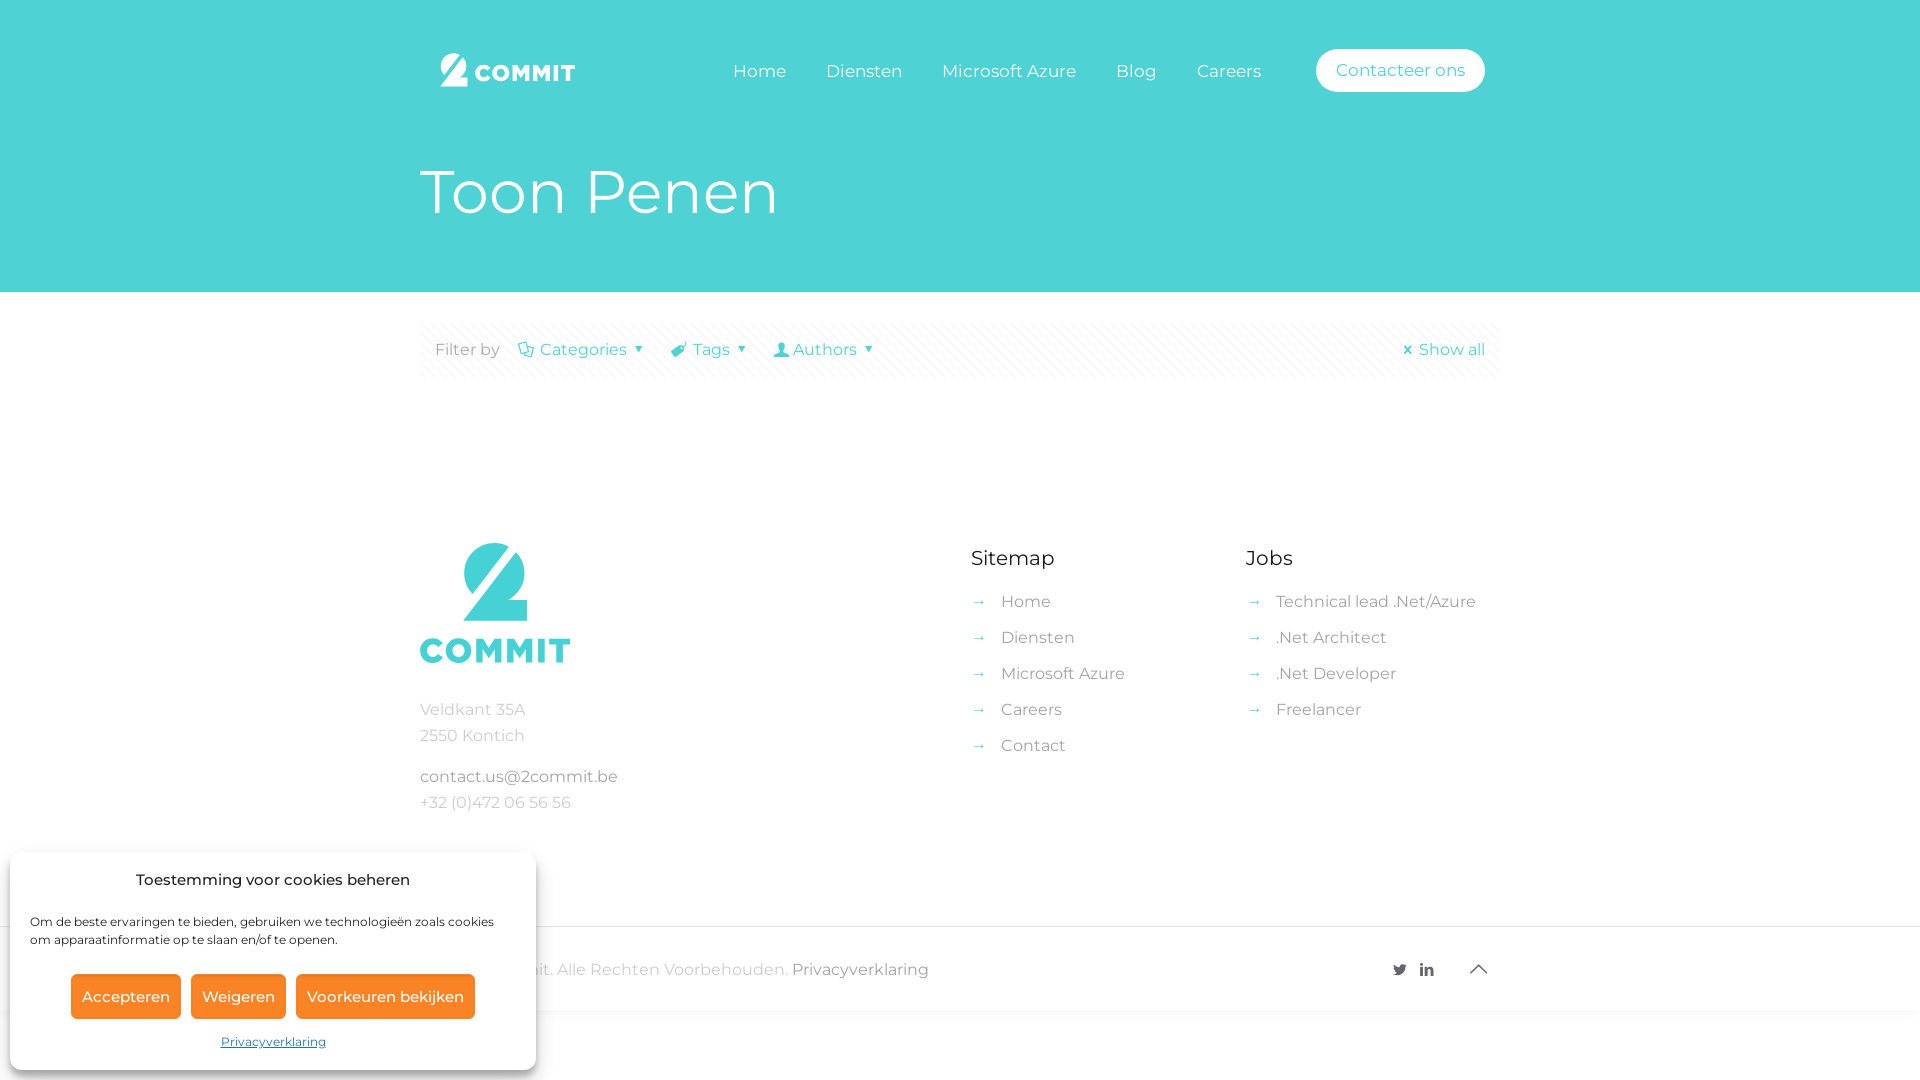 Image resolution: width=1920 pixels, height=1080 pixels. What do you see at coordinates (711, 348) in the screenshot?
I see `'Tags'` at bounding box center [711, 348].